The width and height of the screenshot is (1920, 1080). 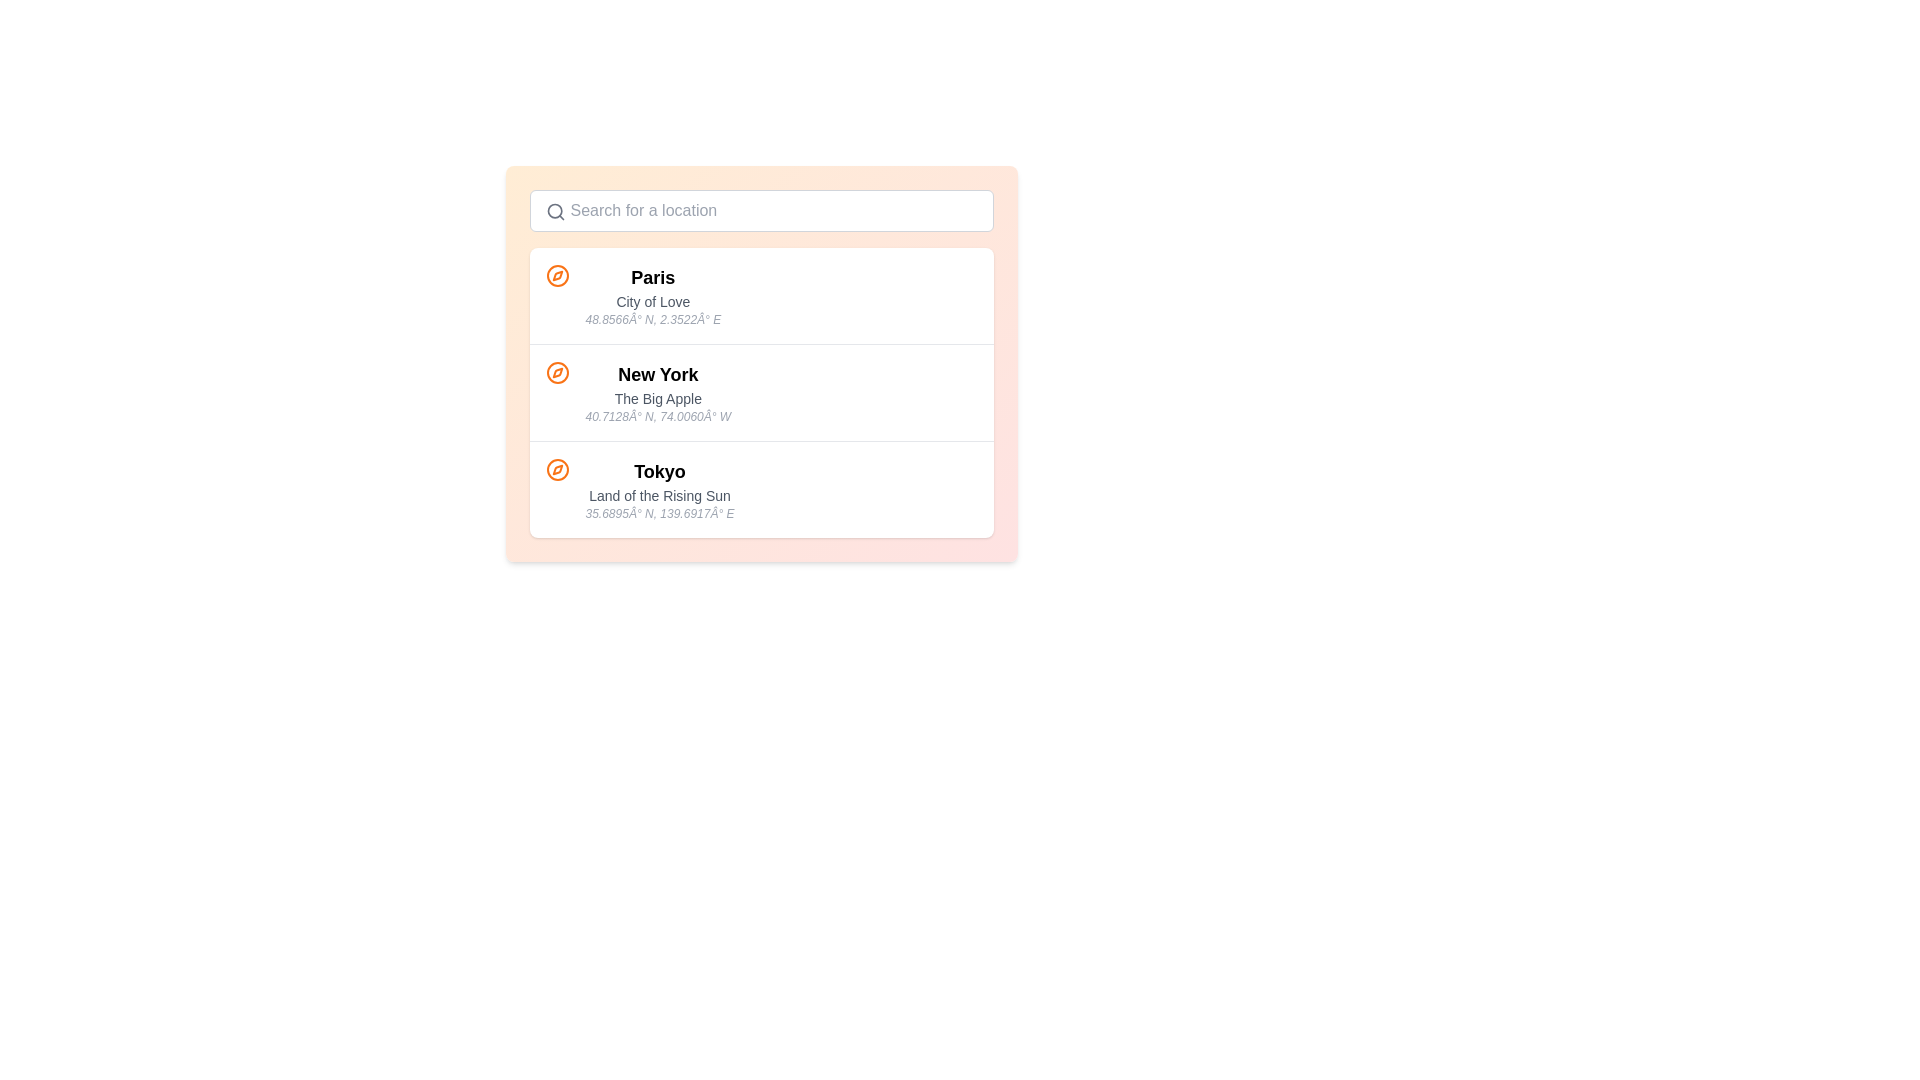 What do you see at coordinates (557, 470) in the screenshot?
I see `the SVG circle element that is part of the compass icon corresponding to 'Tokyo' in the third row of the location list` at bounding box center [557, 470].